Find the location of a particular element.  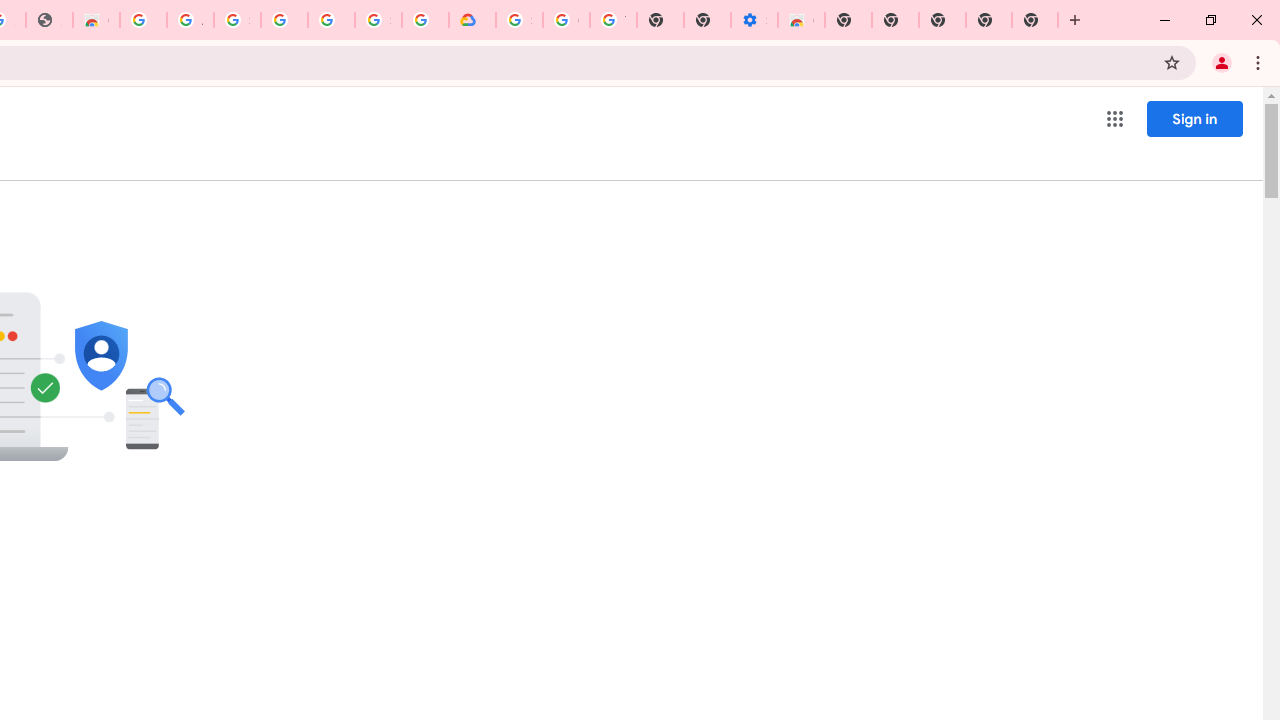

'Turn cookies on or off - Computer - Google Account Help' is located at coordinates (612, 20).